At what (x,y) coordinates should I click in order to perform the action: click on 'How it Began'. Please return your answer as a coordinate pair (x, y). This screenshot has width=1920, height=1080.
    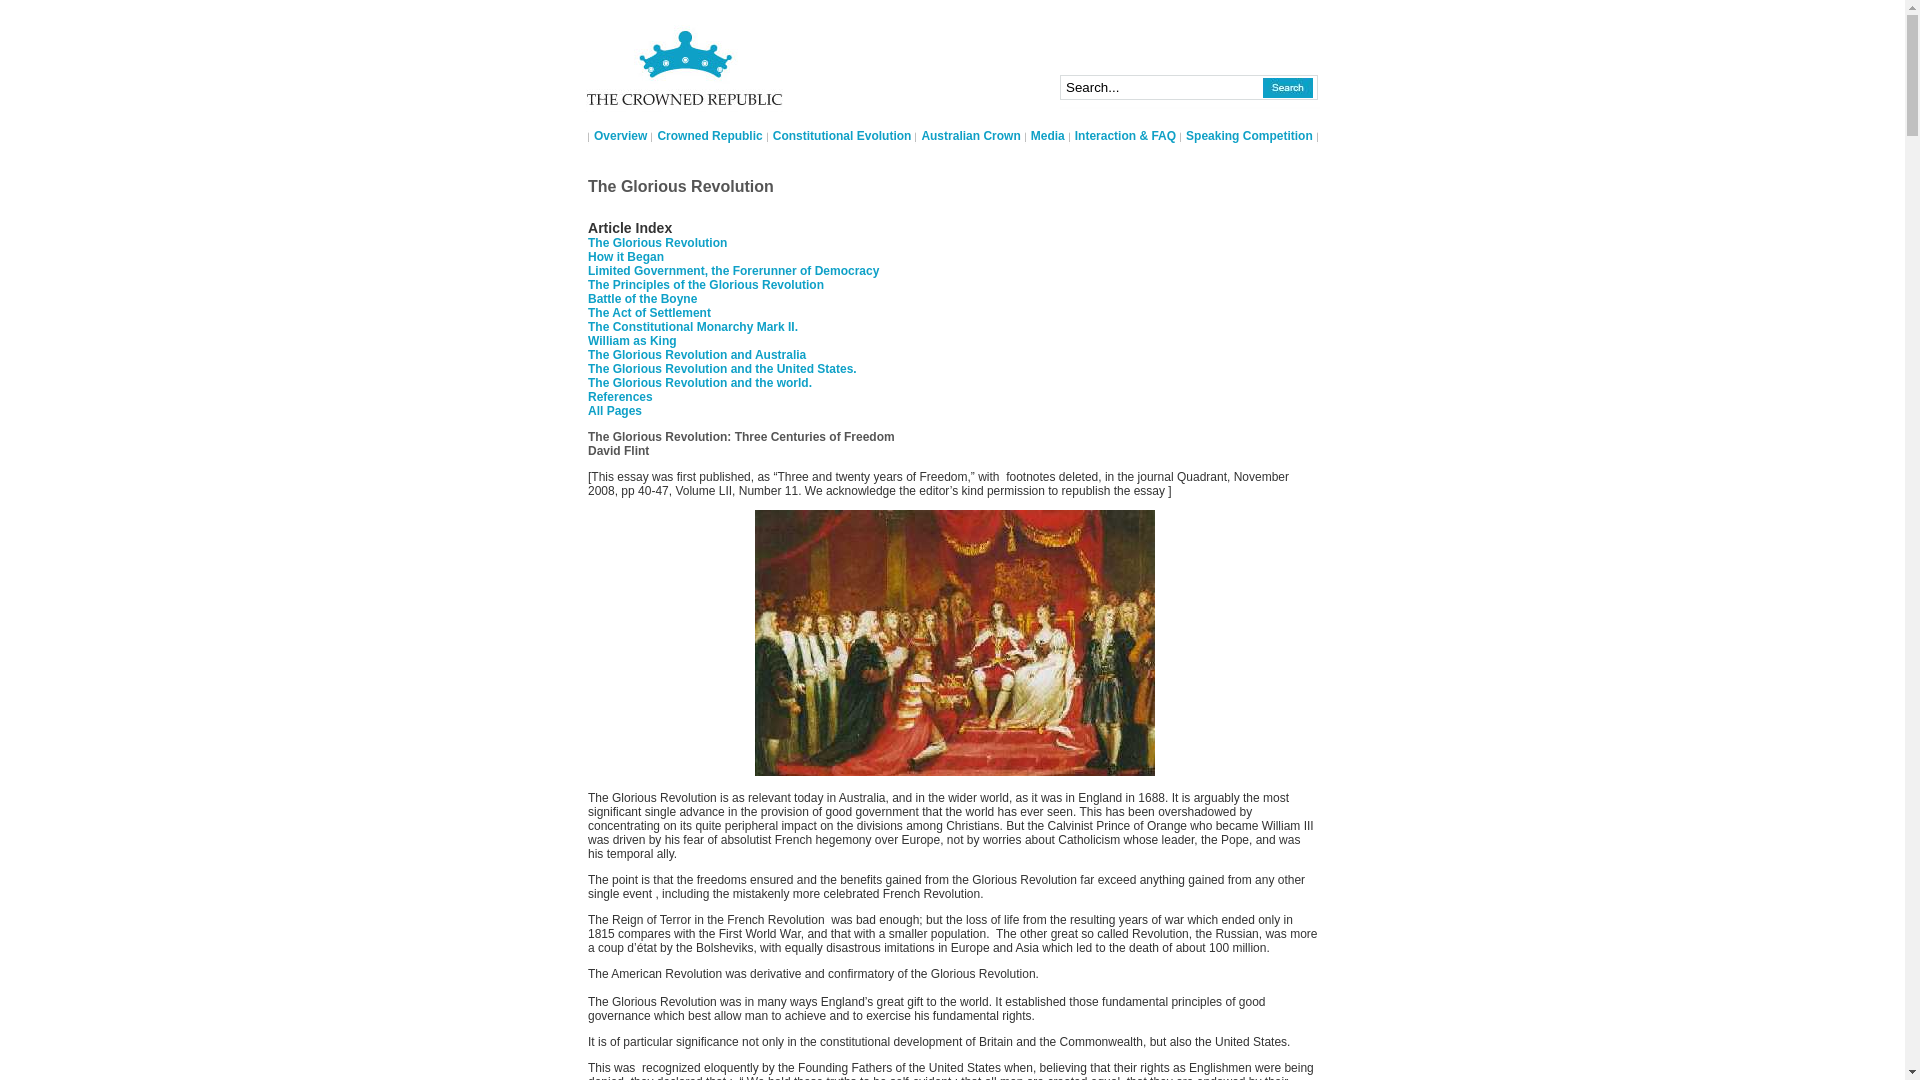
    Looking at the image, I should click on (624, 256).